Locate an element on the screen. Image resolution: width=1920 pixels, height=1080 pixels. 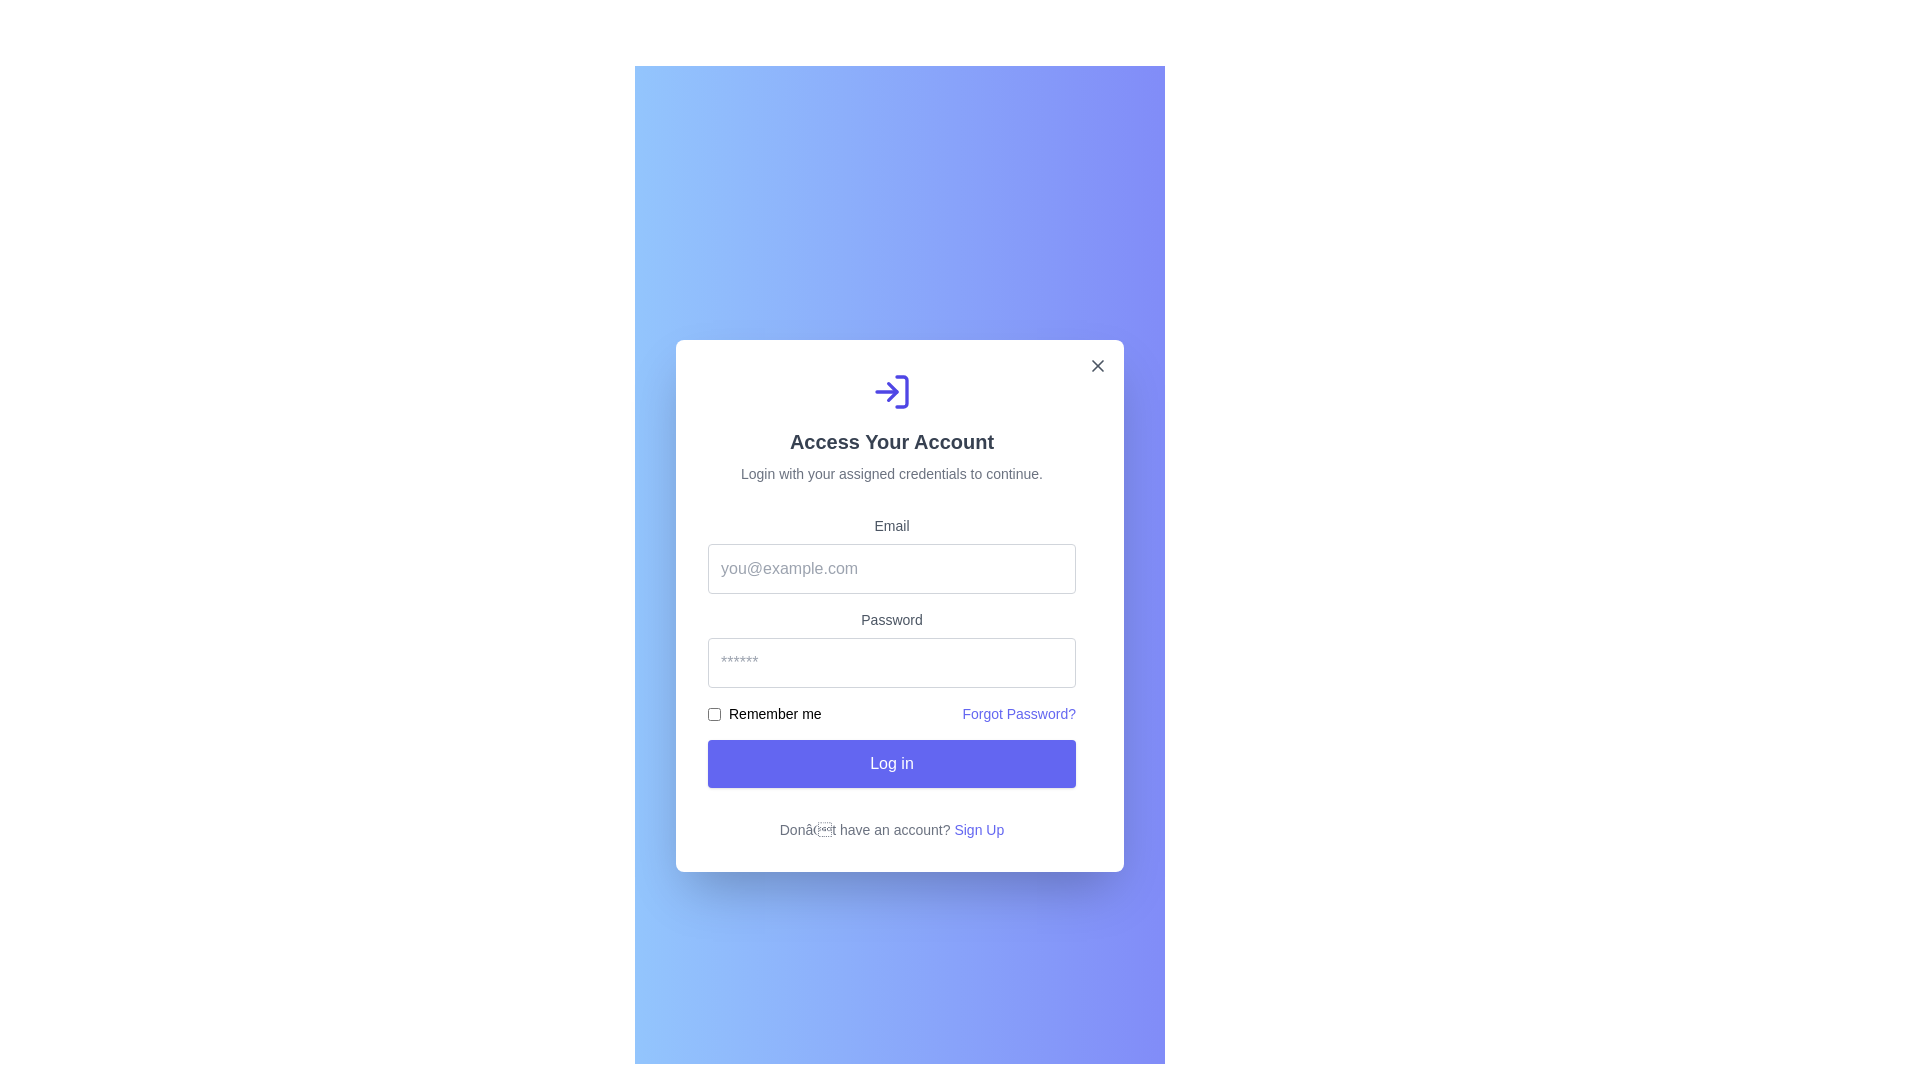
the 'Log in' button, which is a horizontally rectangular button with an indigo background and white text, located below the 'Remember me' section at the bottom of the form is located at coordinates (891, 763).